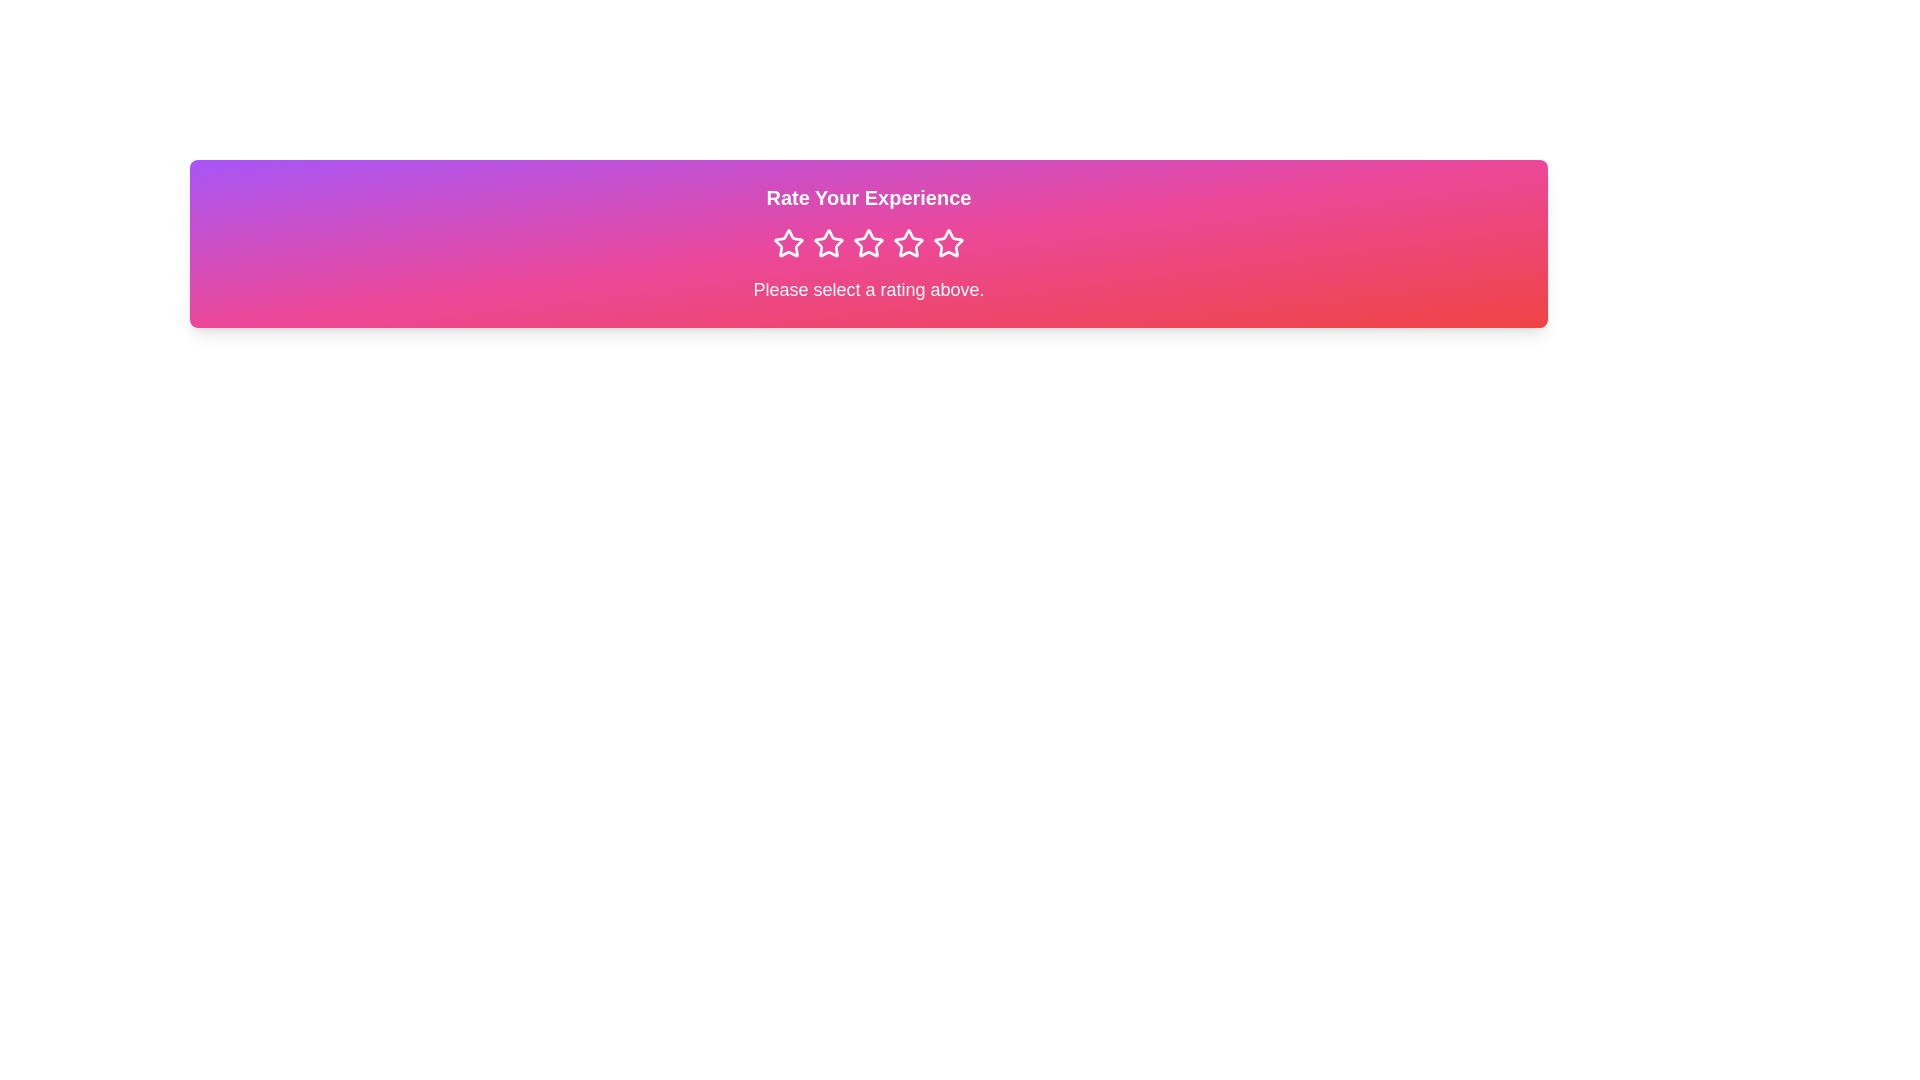 The height and width of the screenshot is (1080, 1920). Describe the element at coordinates (907, 242) in the screenshot. I see `the fifth star` at that location.